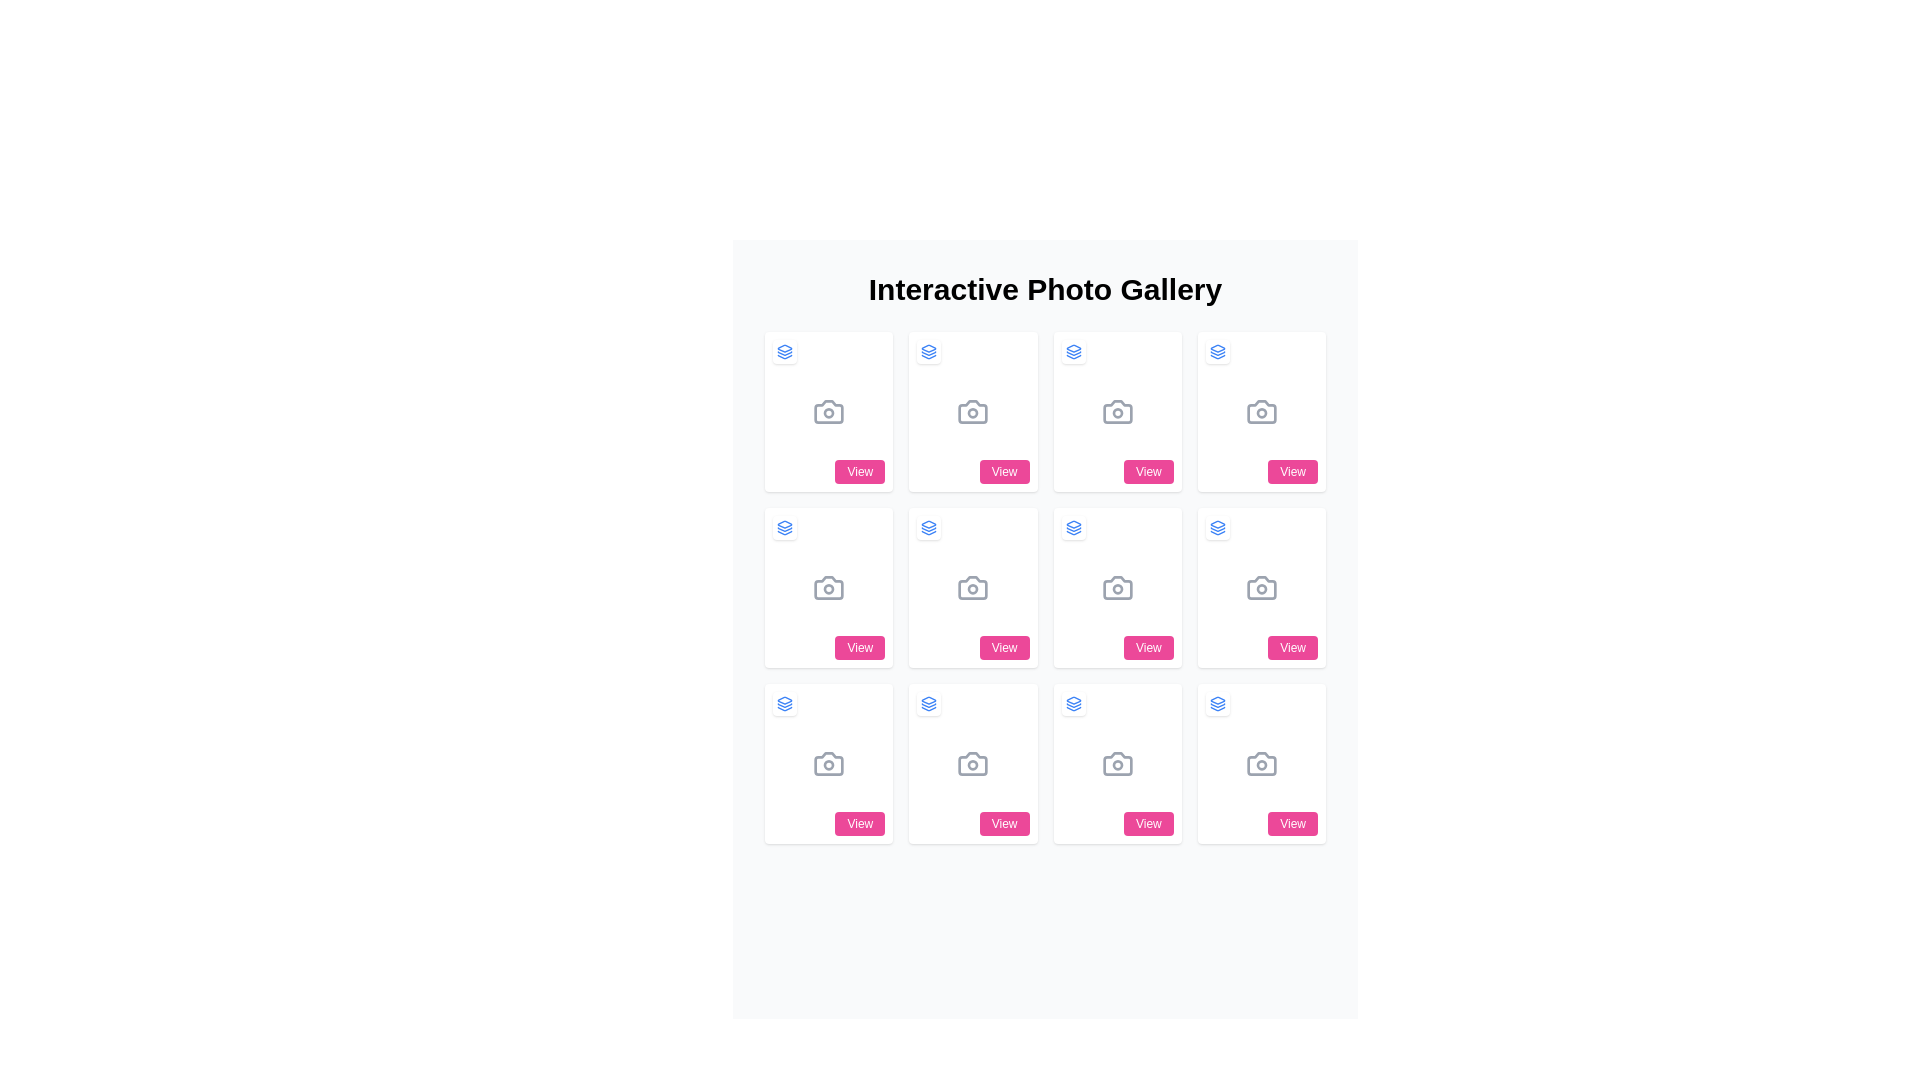 This screenshot has height=1080, width=1920. What do you see at coordinates (1072, 350) in the screenshot?
I see `the blue-colored icon with a layered design resembling stacked sheets located in the top-right corner of a card in the second column of the first row in a grid layout` at bounding box center [1072, 350].